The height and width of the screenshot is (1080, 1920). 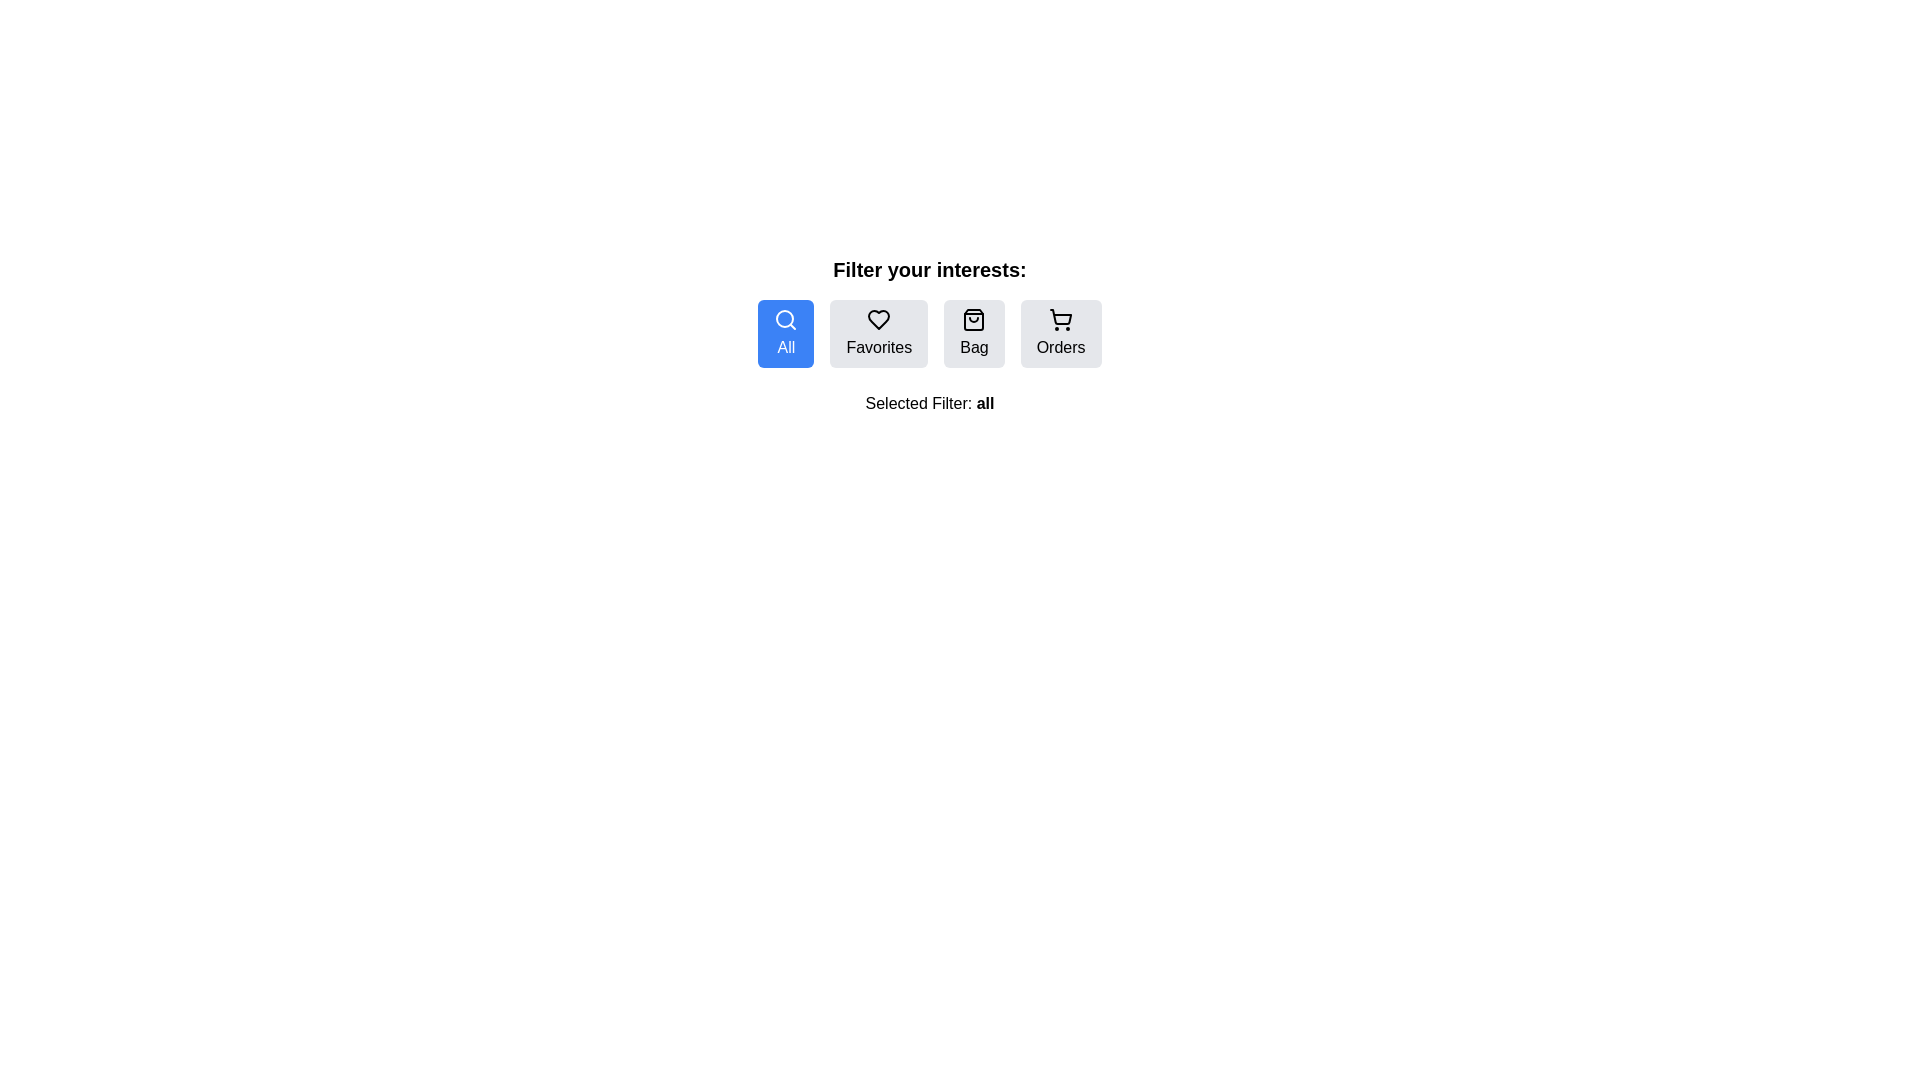 I want to click on the Bag filter button to change the active filter, so click(x=974, y=333).